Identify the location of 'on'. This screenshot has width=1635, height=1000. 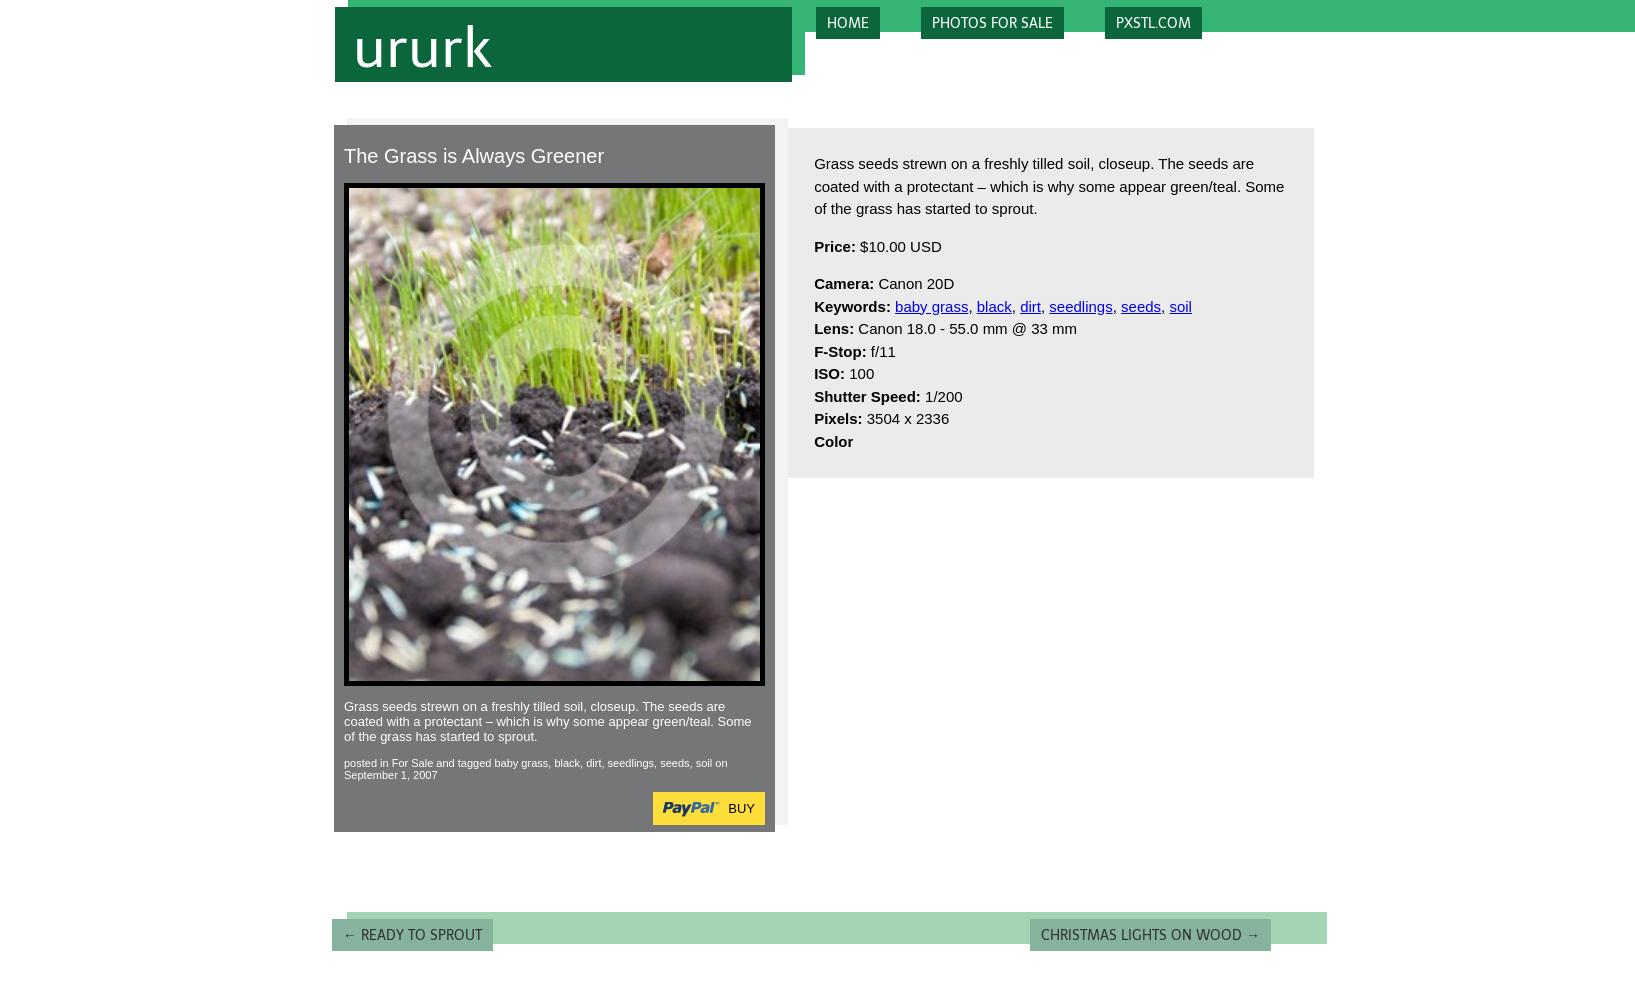
(719, 762).